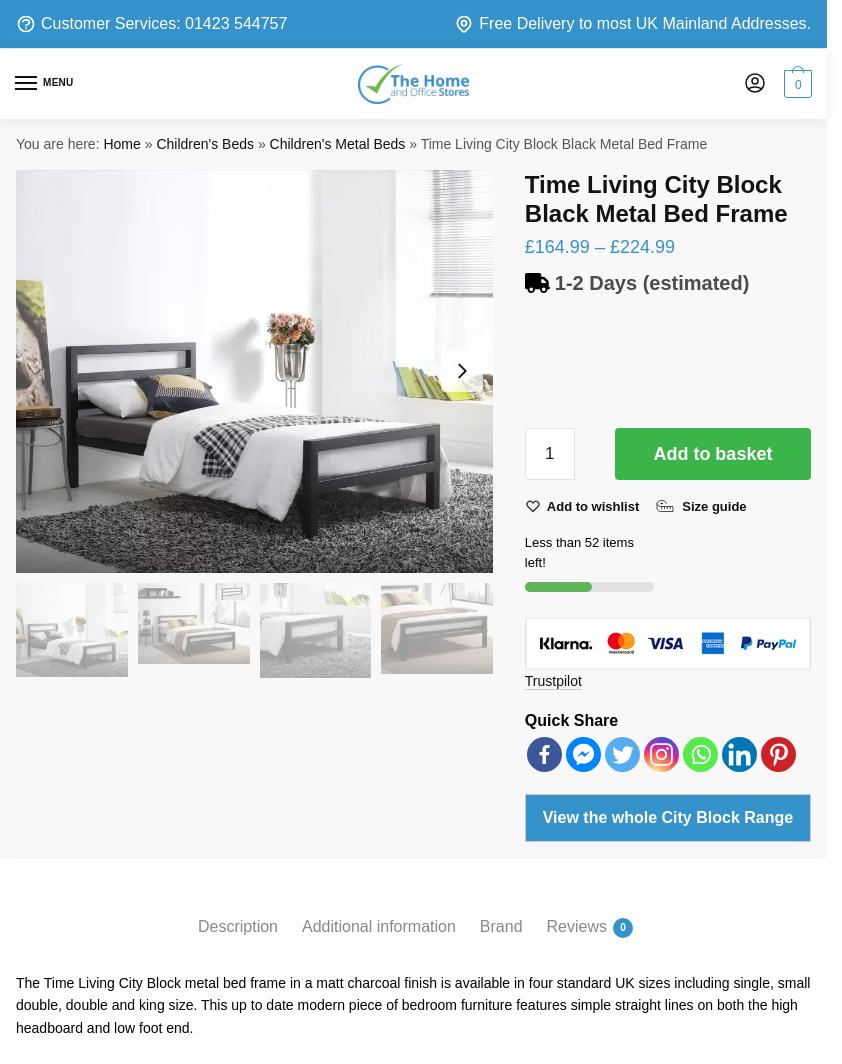 The image size is (842, 1064). What do you see at coordinates (382, 952) in the screenshot?
I see `'Additional information'` at bounding box center [382, 952].